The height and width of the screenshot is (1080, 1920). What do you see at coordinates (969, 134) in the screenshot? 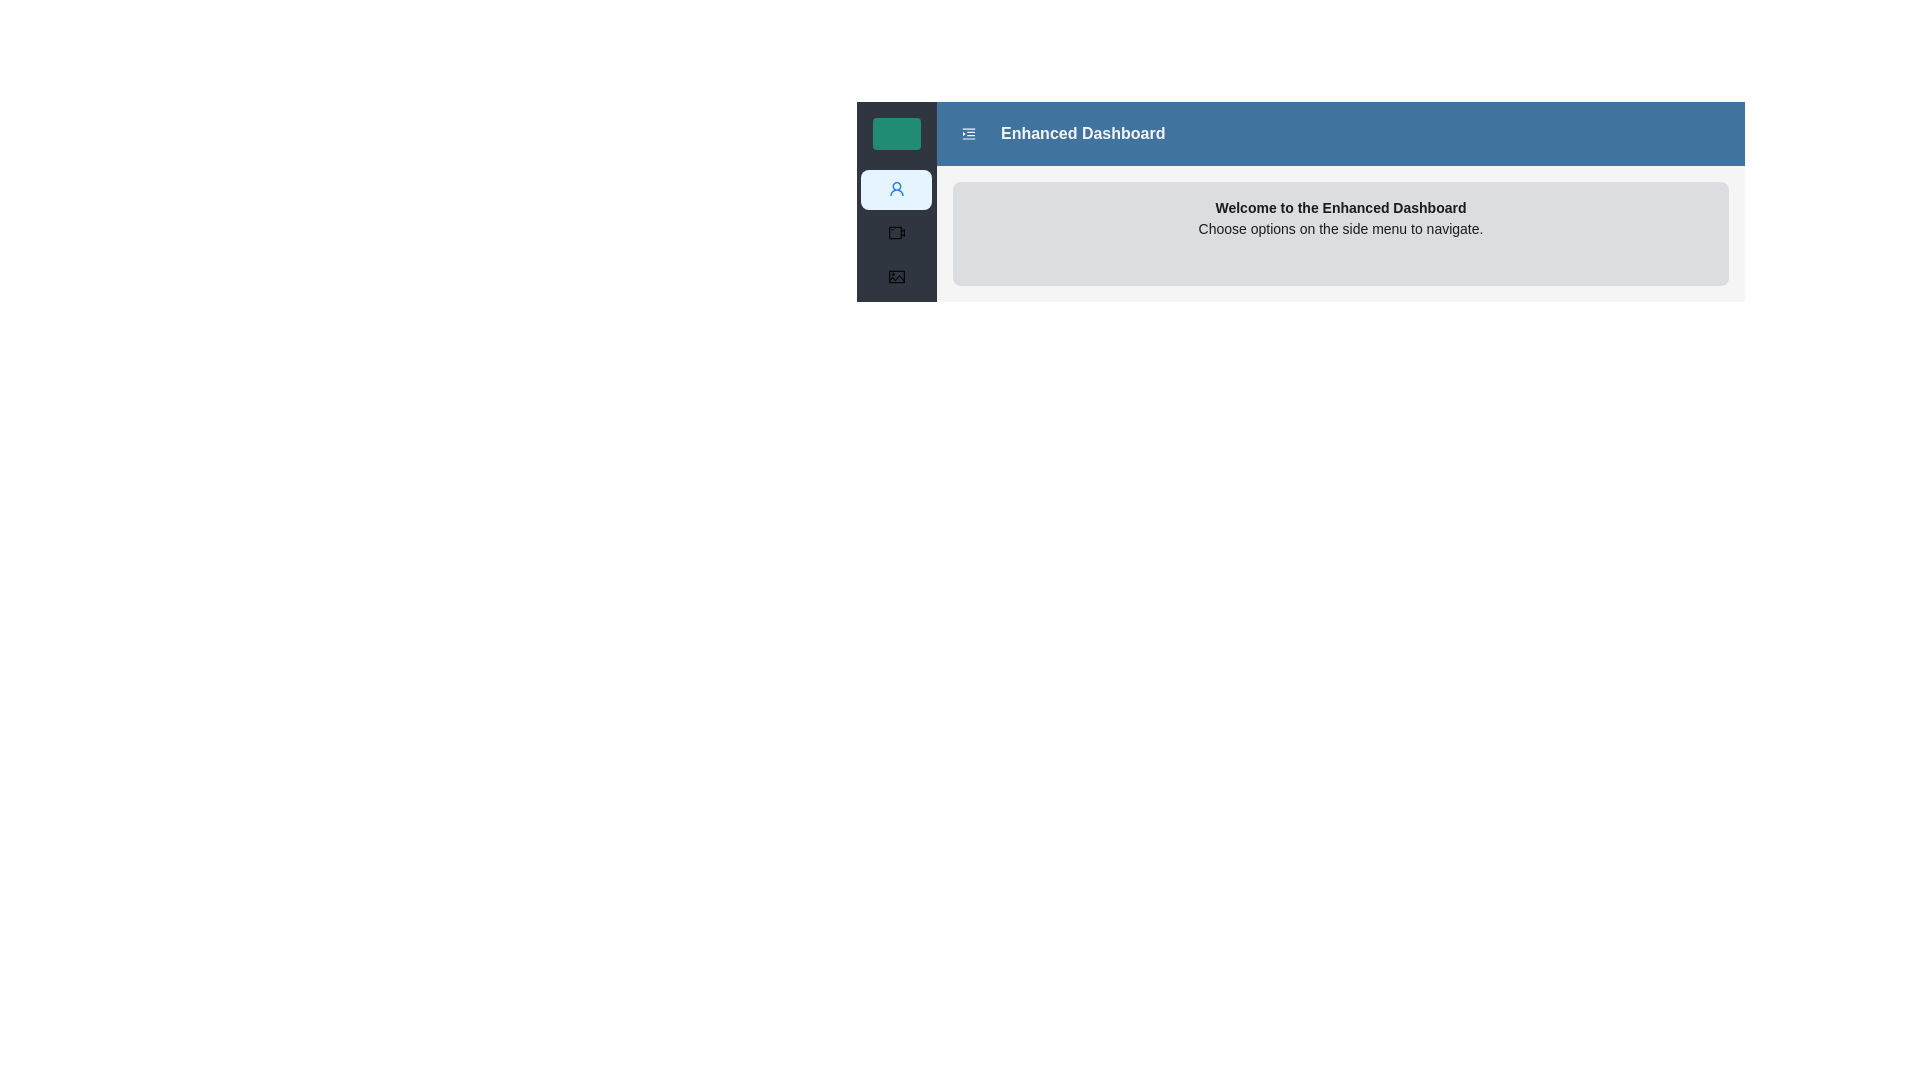
I see `the Icon button with a blue background and a white horizontally collapsed menu icon` at bounding box center [969, 134].